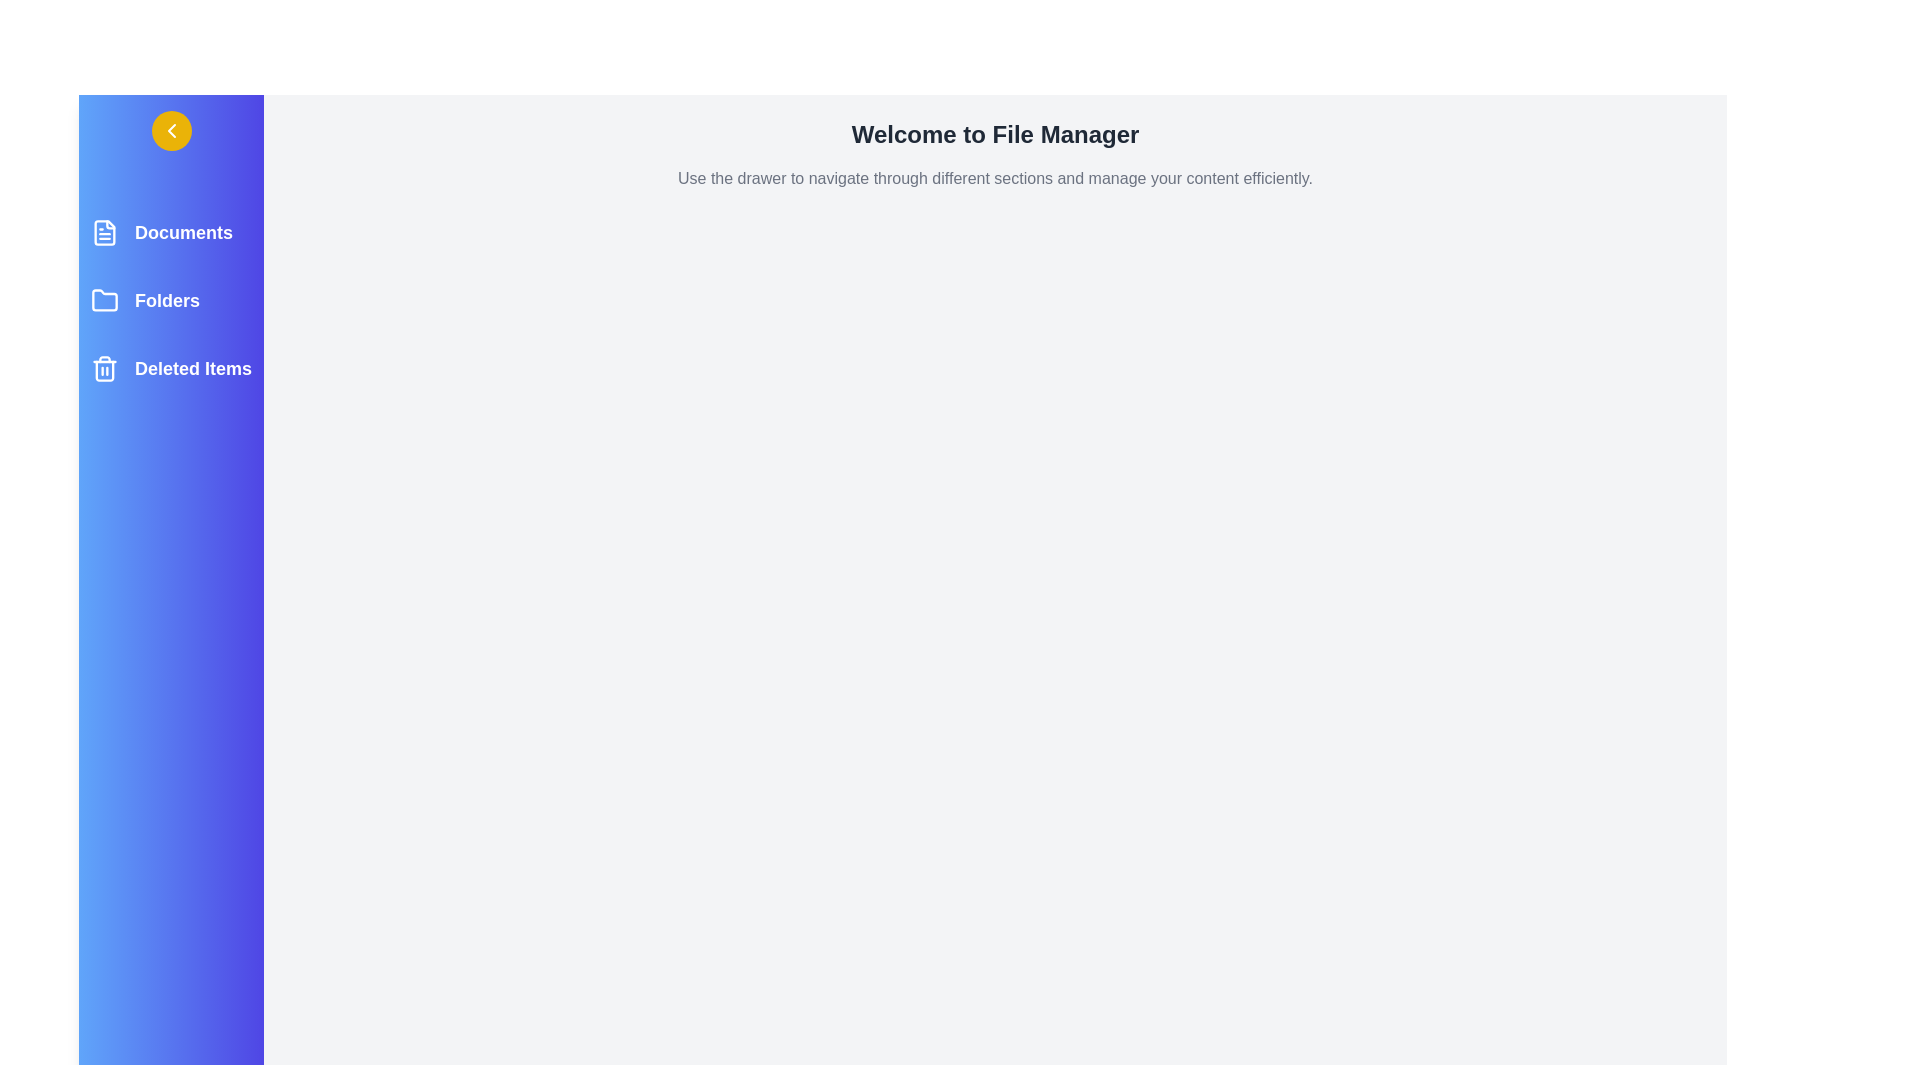 The height and width of the screenshot is (1080, 1920). What do you see at coordinates (171, 369) in the screenshot?
I see `the section Deleted Items from the sidebar` at bounding box center [171, 369].